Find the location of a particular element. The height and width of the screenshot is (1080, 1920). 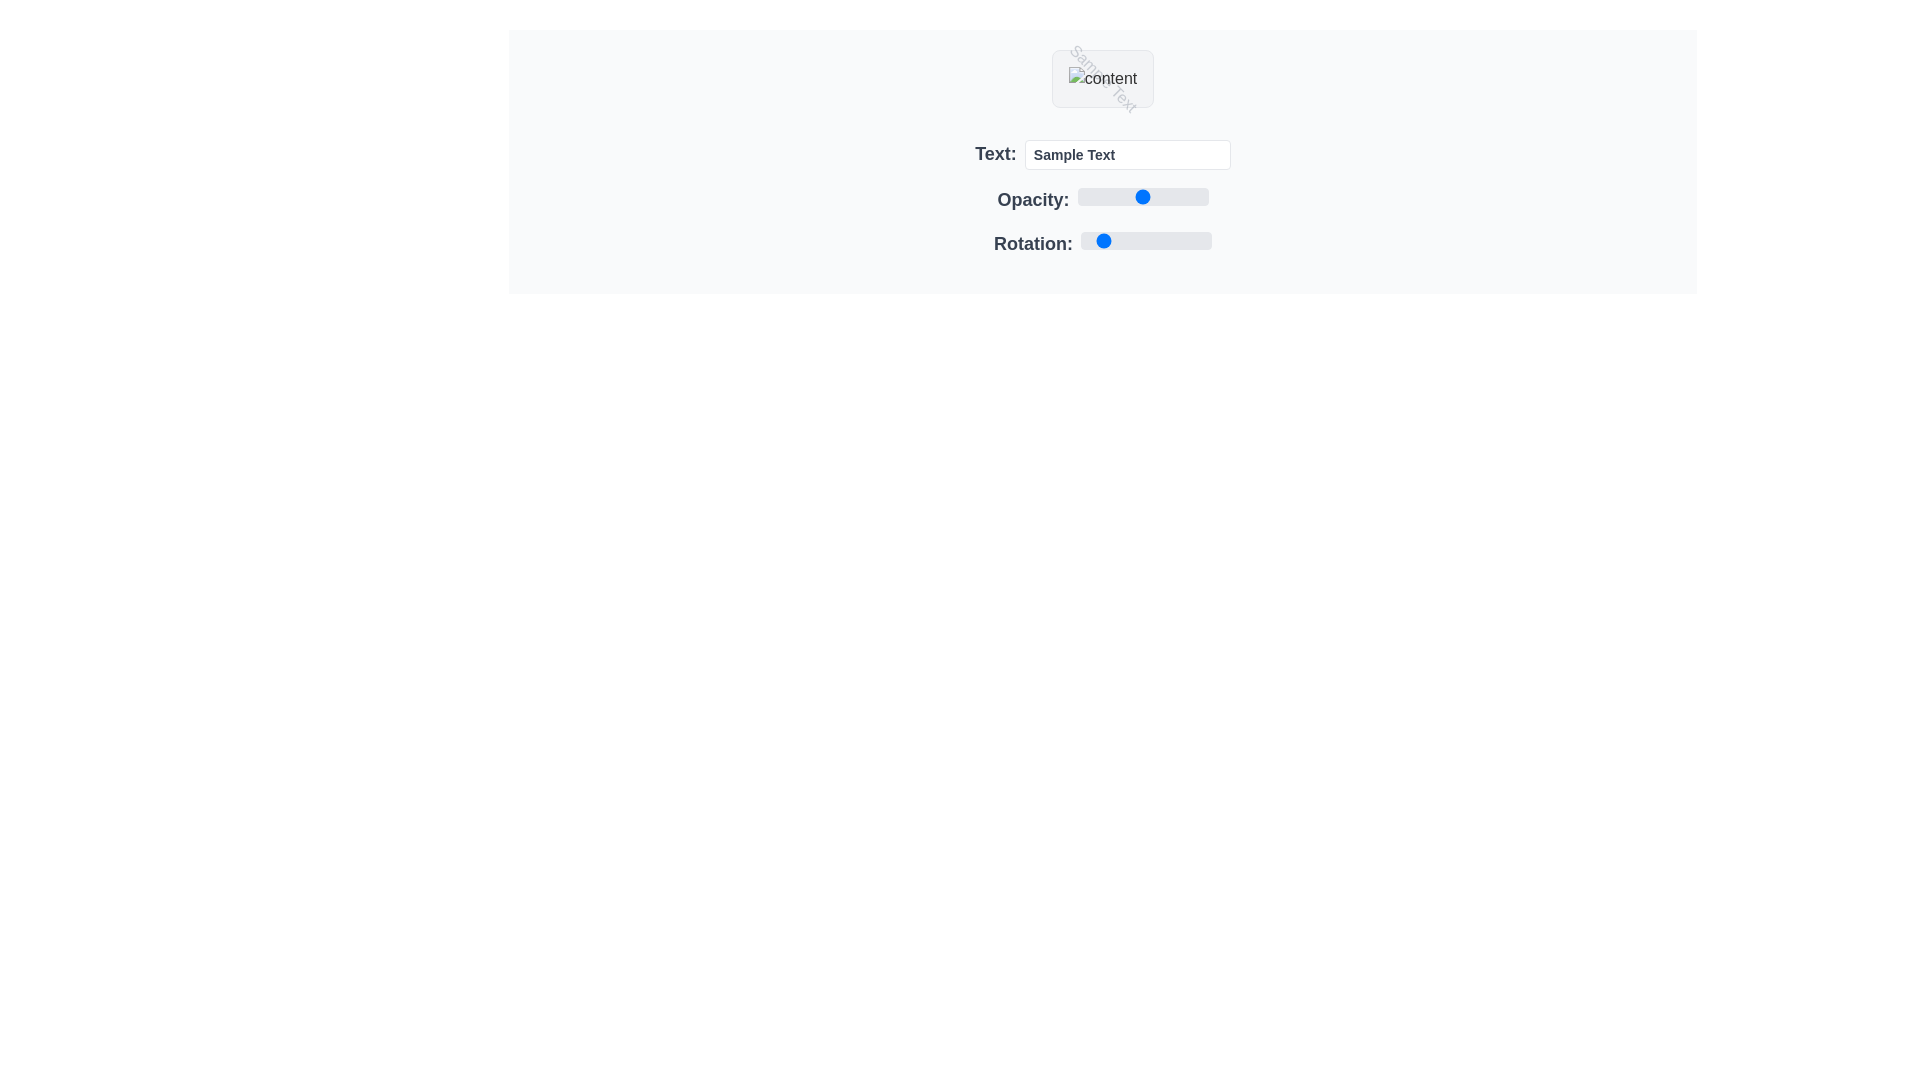

the rotation slider is located at coordinates (1131, 239).